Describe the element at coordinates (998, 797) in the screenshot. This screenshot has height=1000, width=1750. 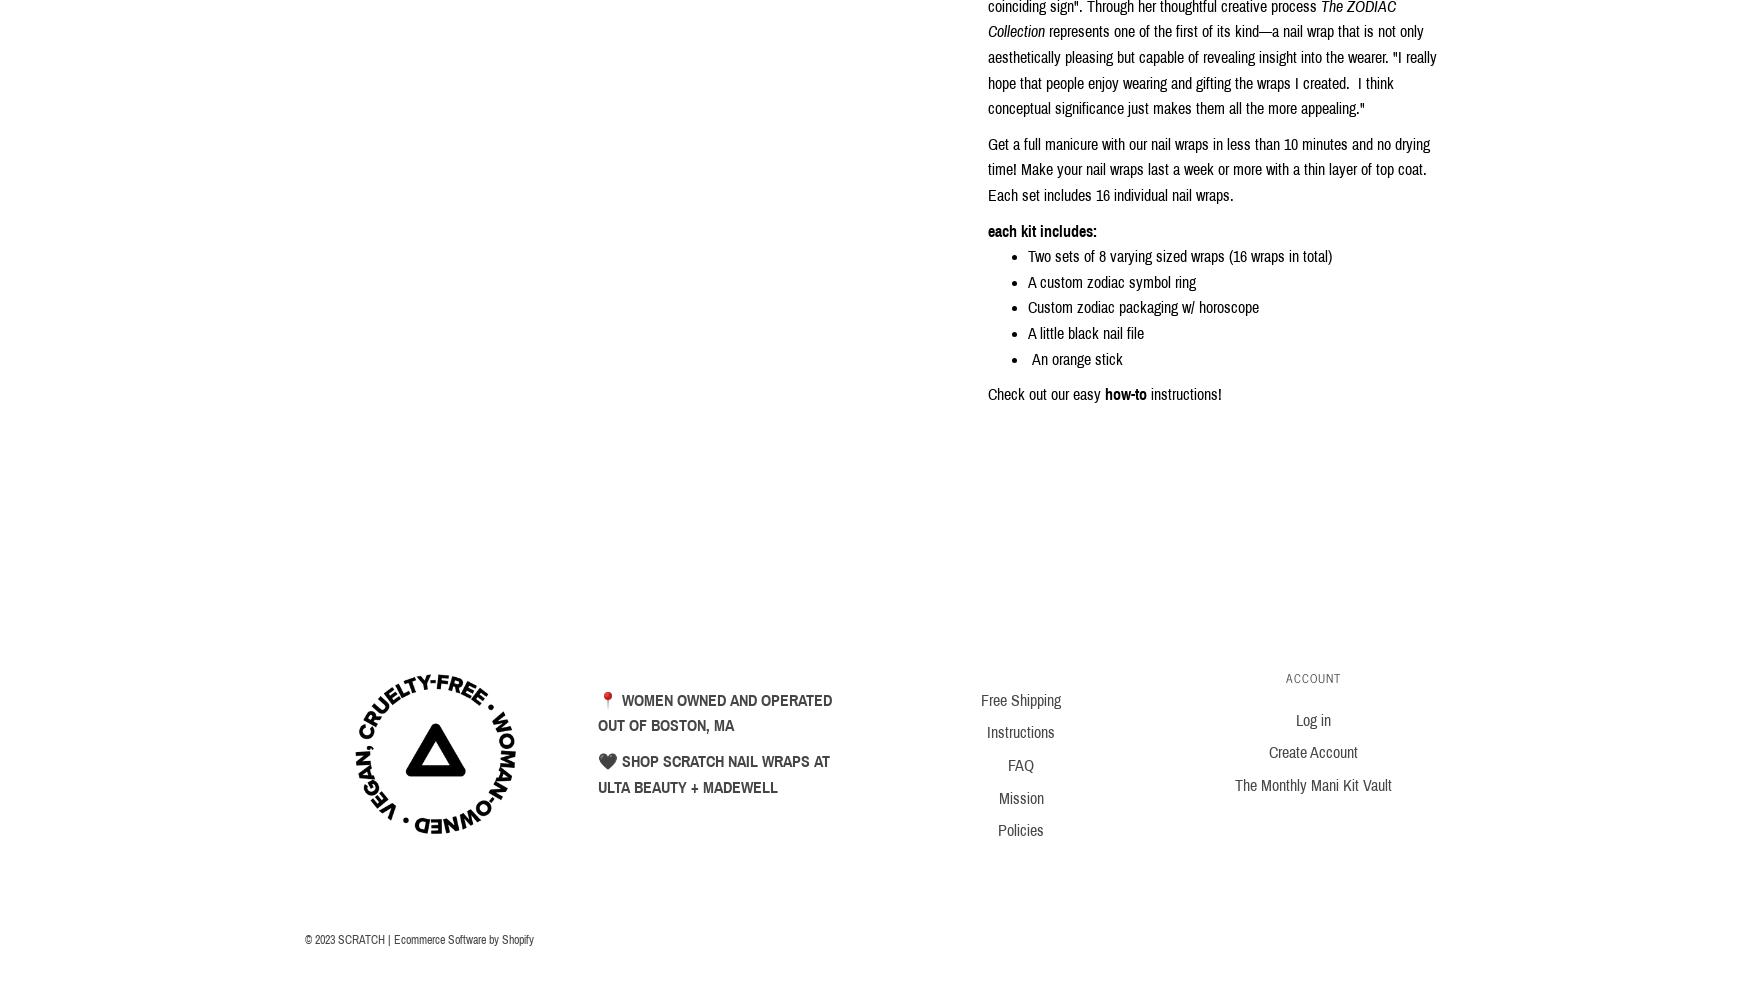
I see `'Mission'` at that location.